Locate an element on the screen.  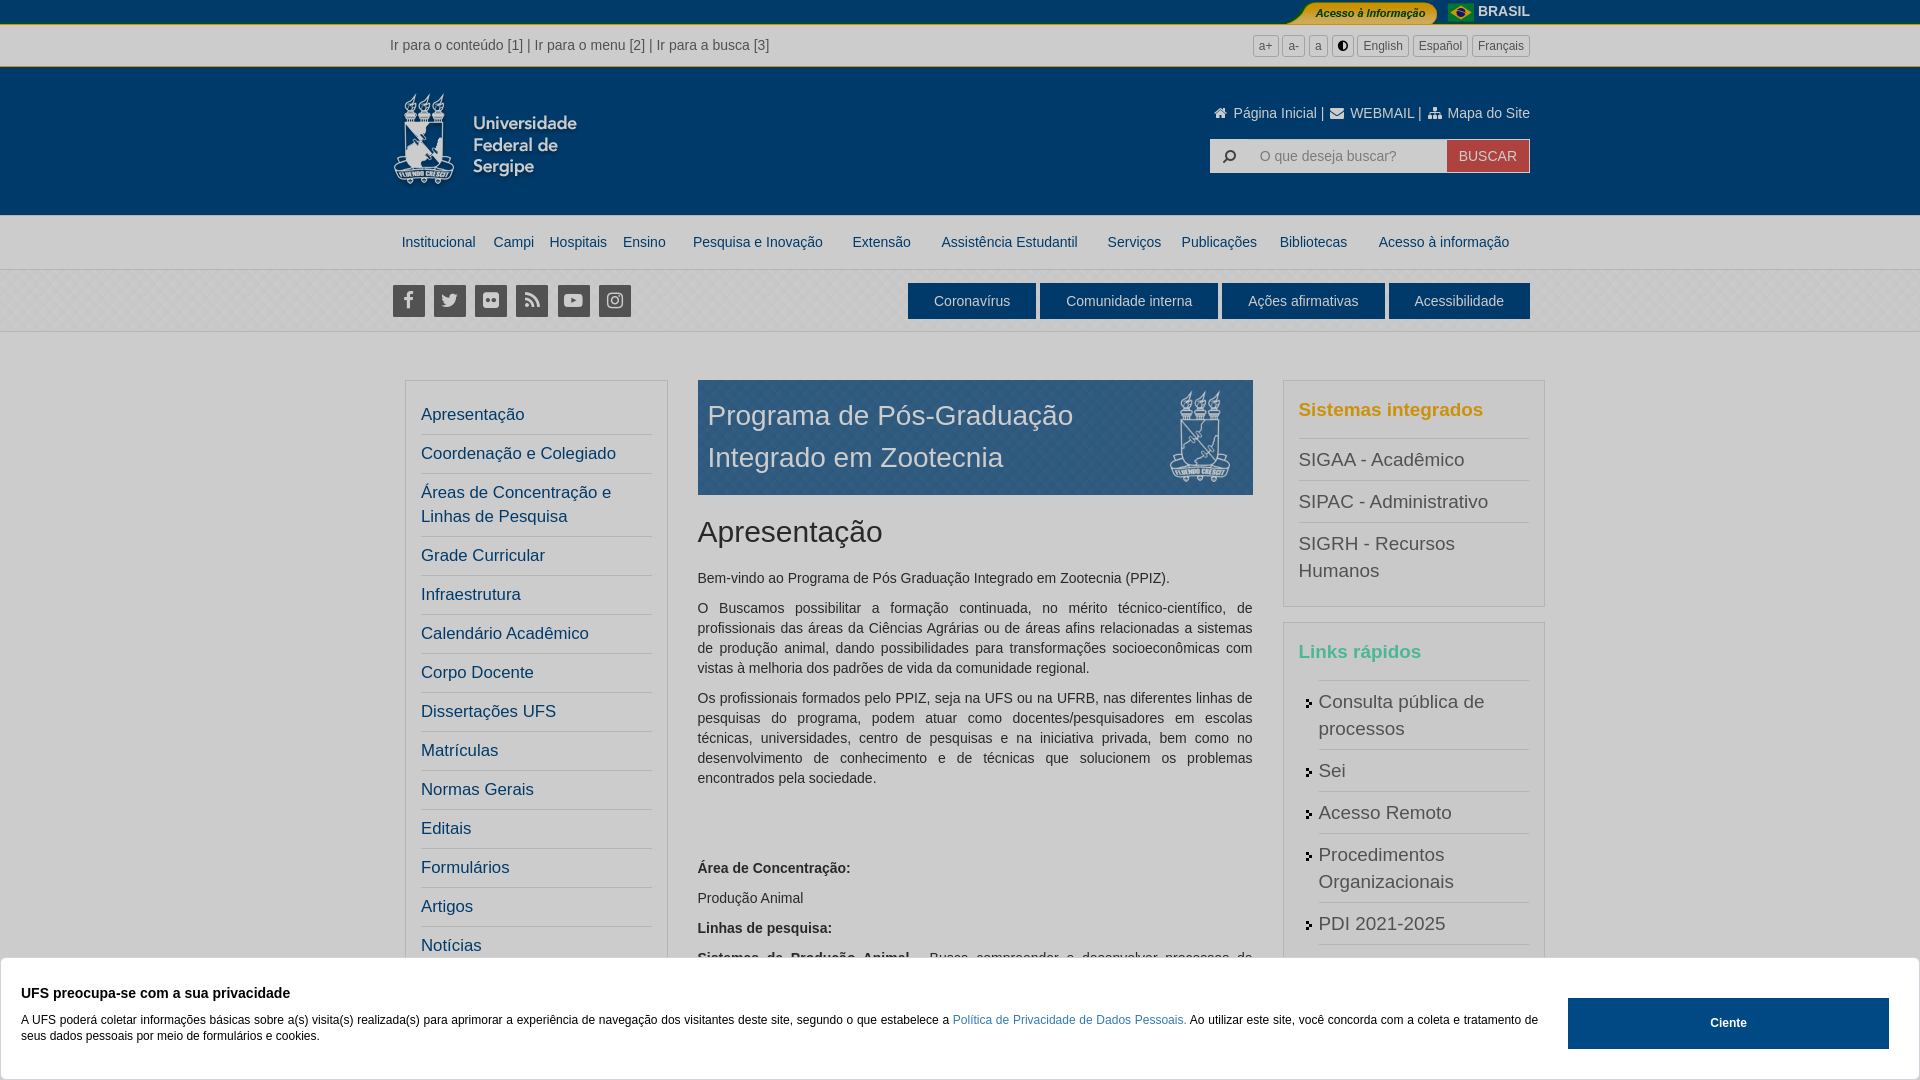
'Ir para a busca [3]' is located at coordinates (712, 45).